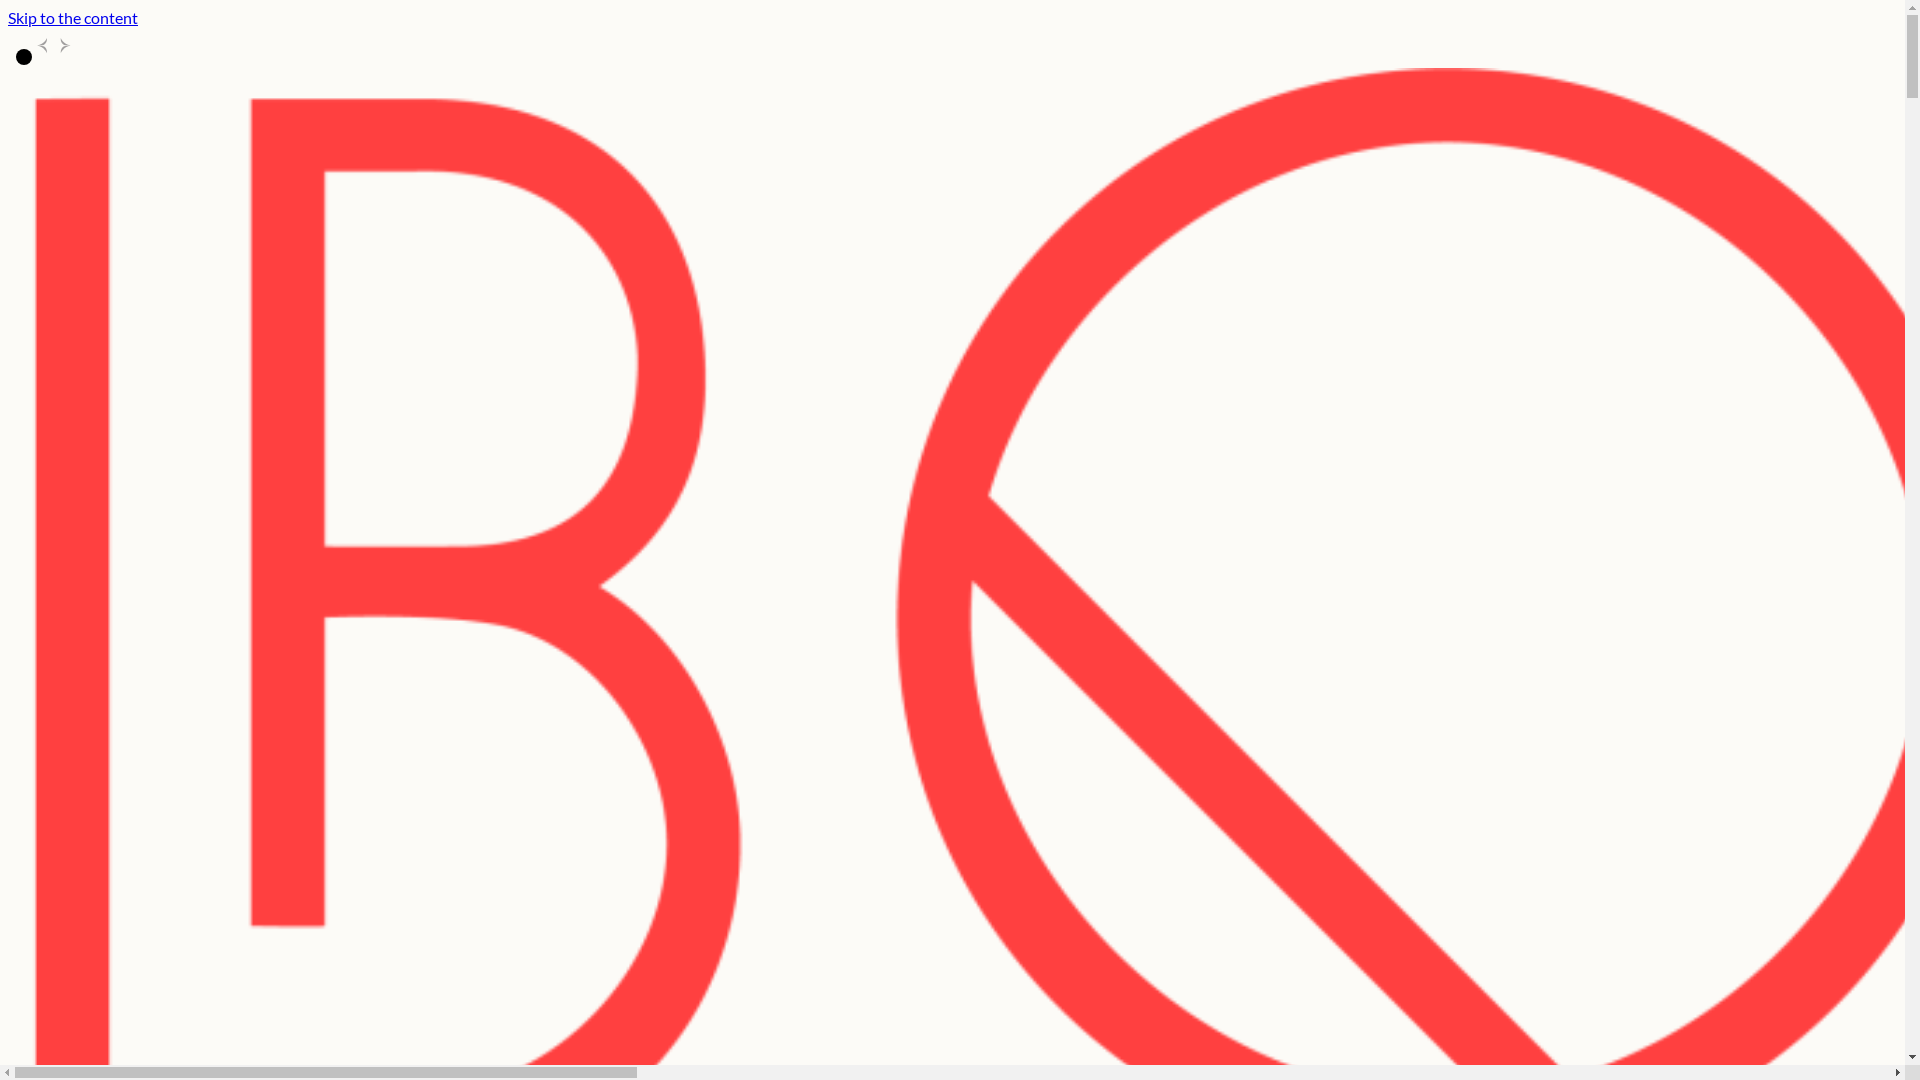 This screenshot has height=1080, width=1920. I want to click on 'Skip to the content', so click(72, 17).